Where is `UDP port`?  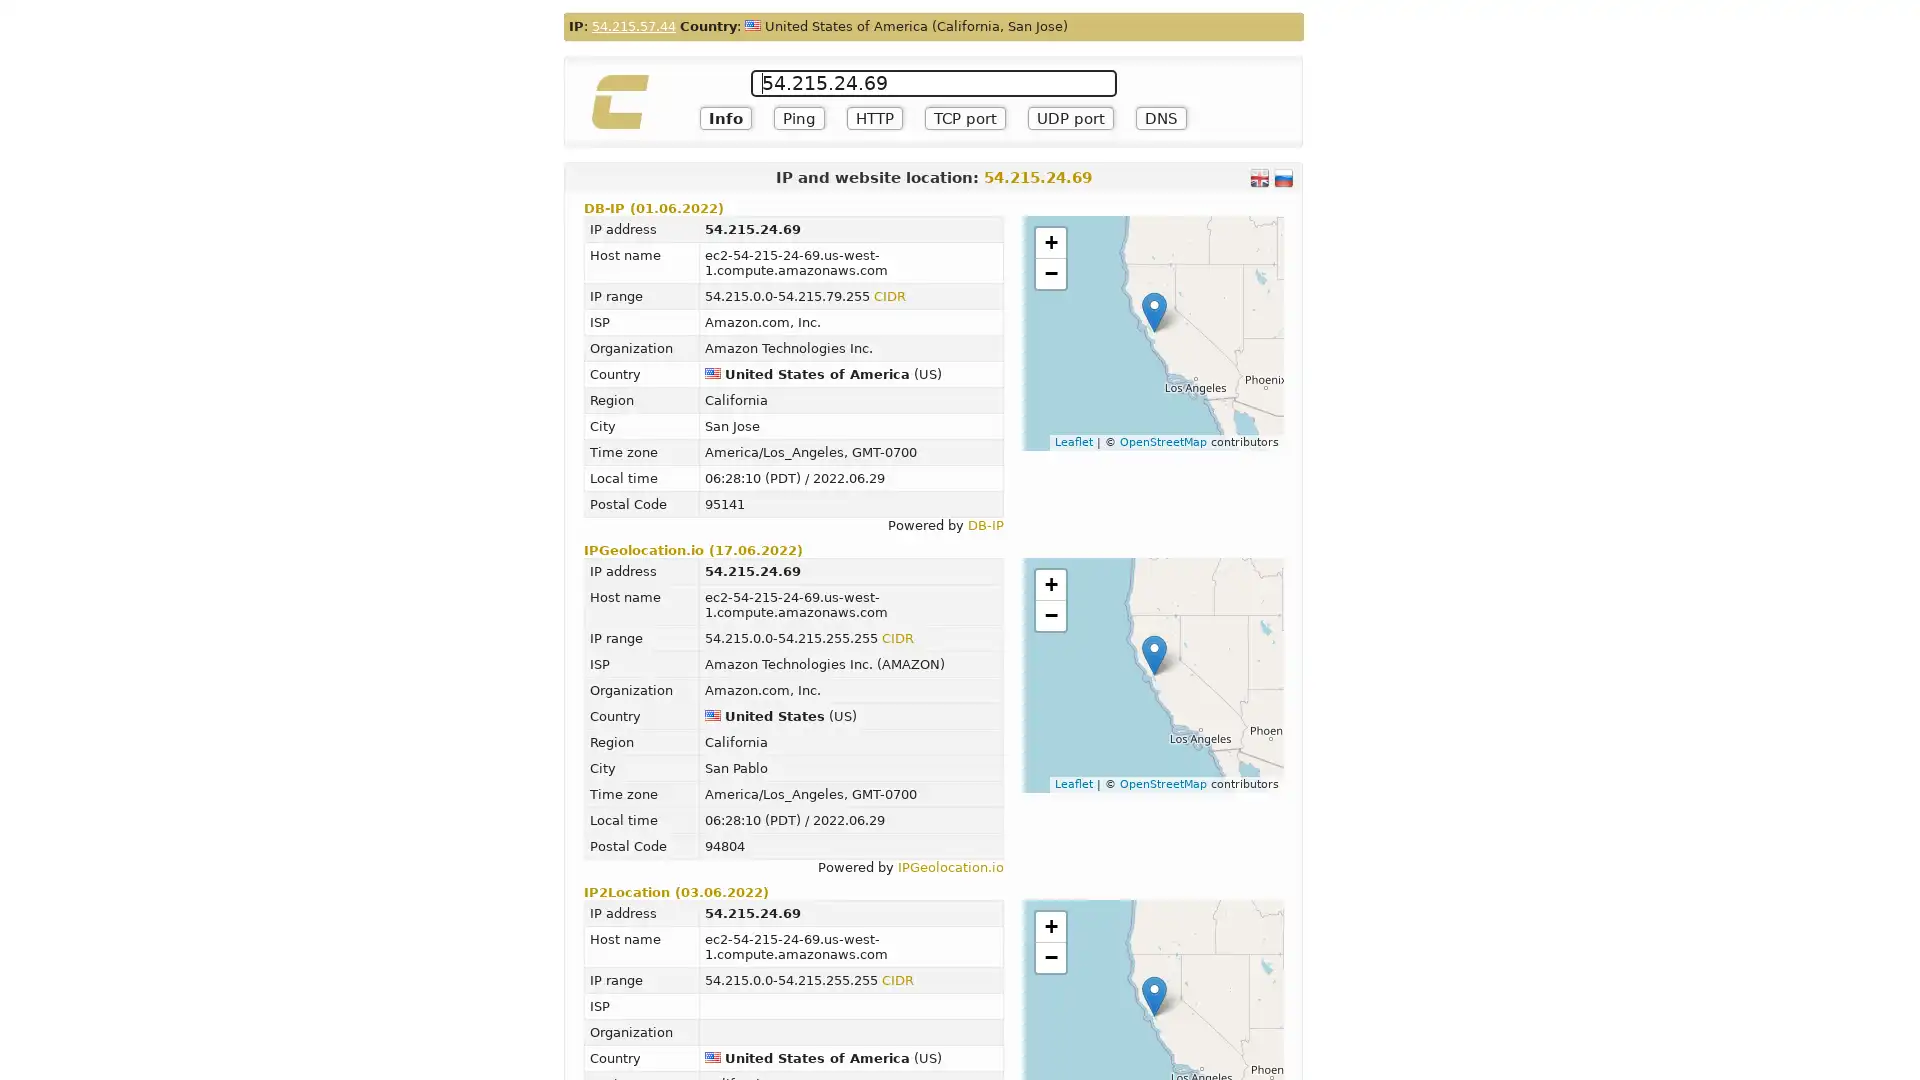
UDP port is located at coordinates (1069, 118).